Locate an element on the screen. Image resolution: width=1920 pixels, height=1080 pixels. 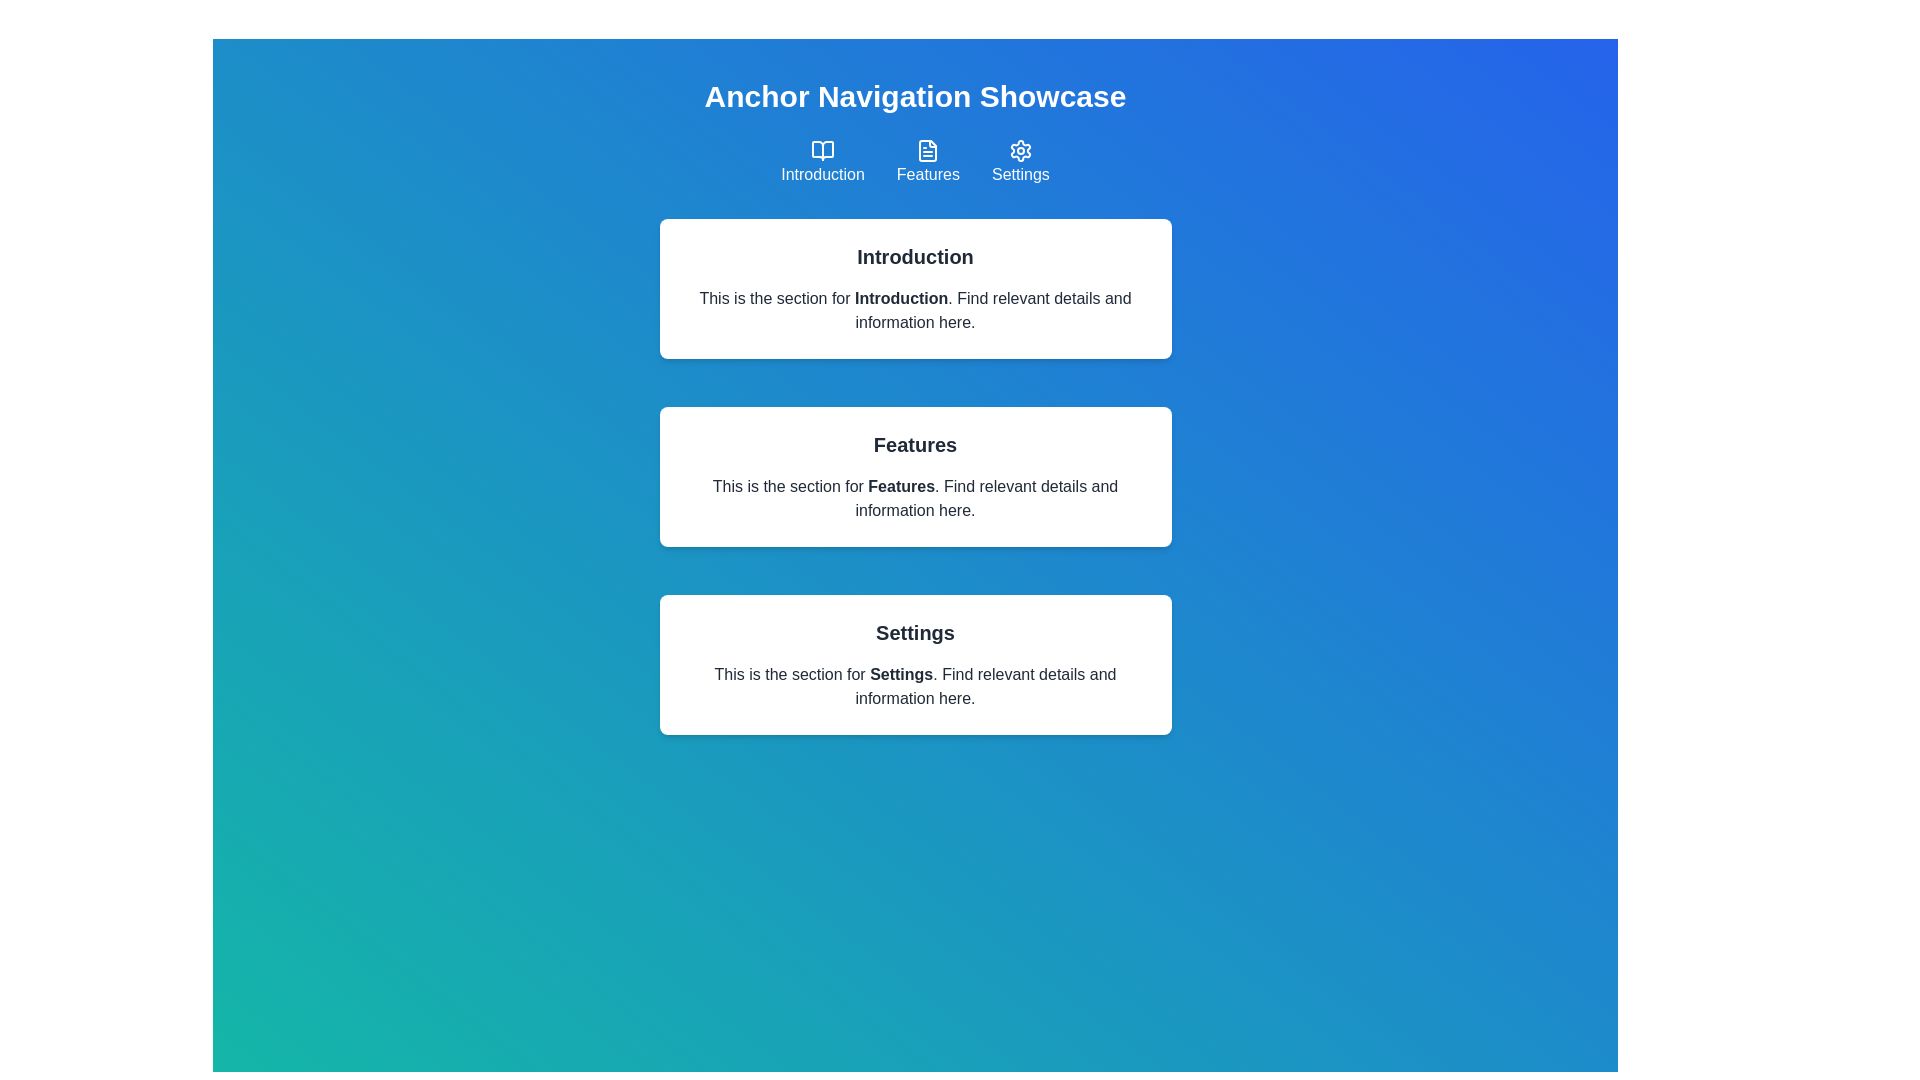
the 'Features' text in the top horizontal navigation menu for keyboard navigation is located at coordinates (927, 173).